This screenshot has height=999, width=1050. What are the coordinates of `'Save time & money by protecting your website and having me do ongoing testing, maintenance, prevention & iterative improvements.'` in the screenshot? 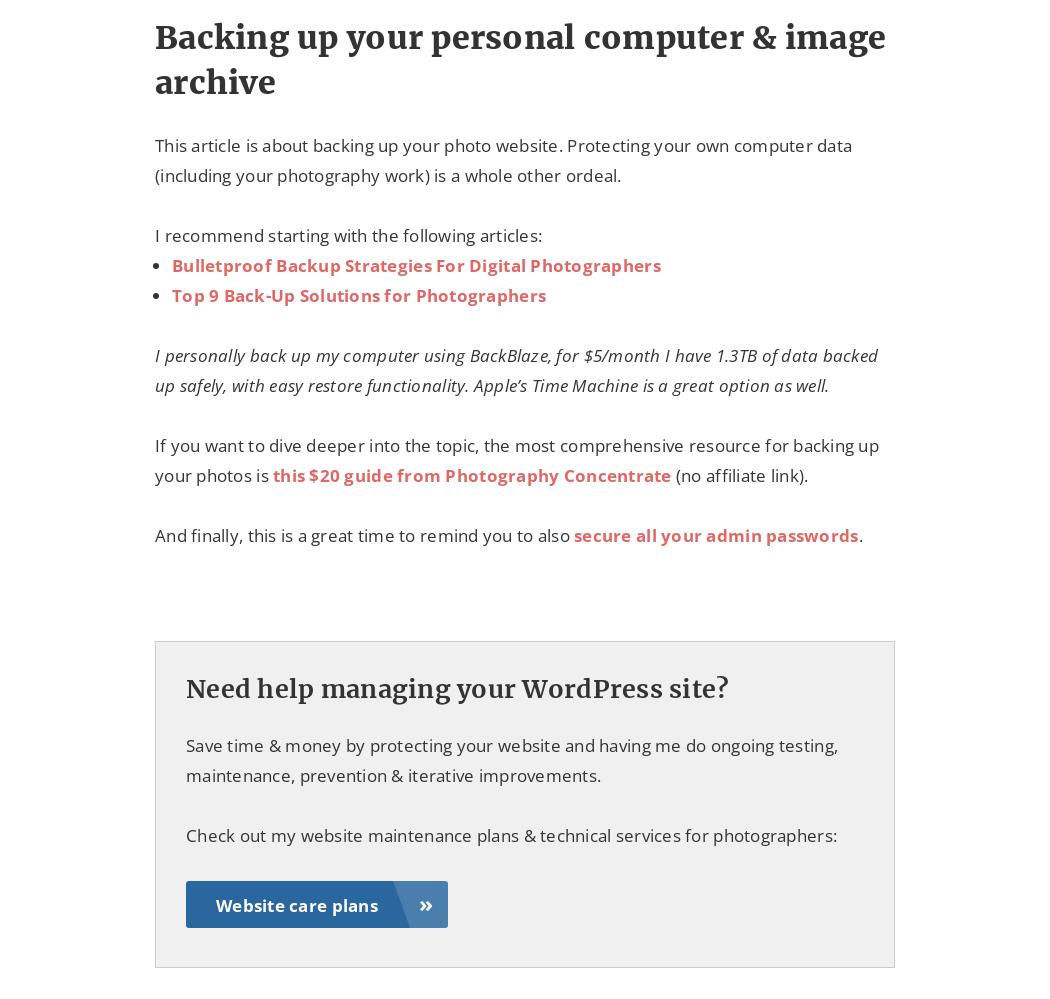 It's located at (510, 759).